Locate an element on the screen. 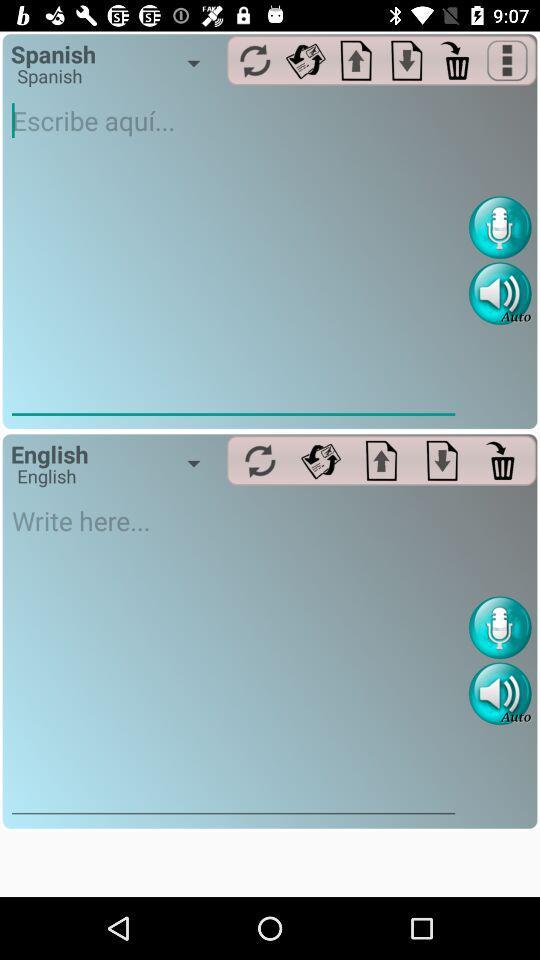  the volume icon is located at coordinates (499, 292).